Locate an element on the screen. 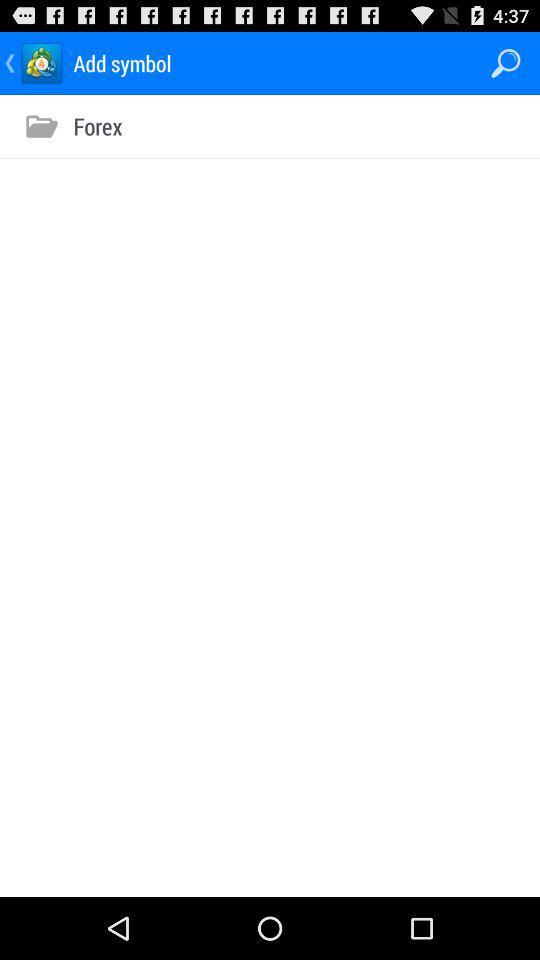 The height and width of the screenshot is (960, 540). forex is located at coordinates (103, 124).